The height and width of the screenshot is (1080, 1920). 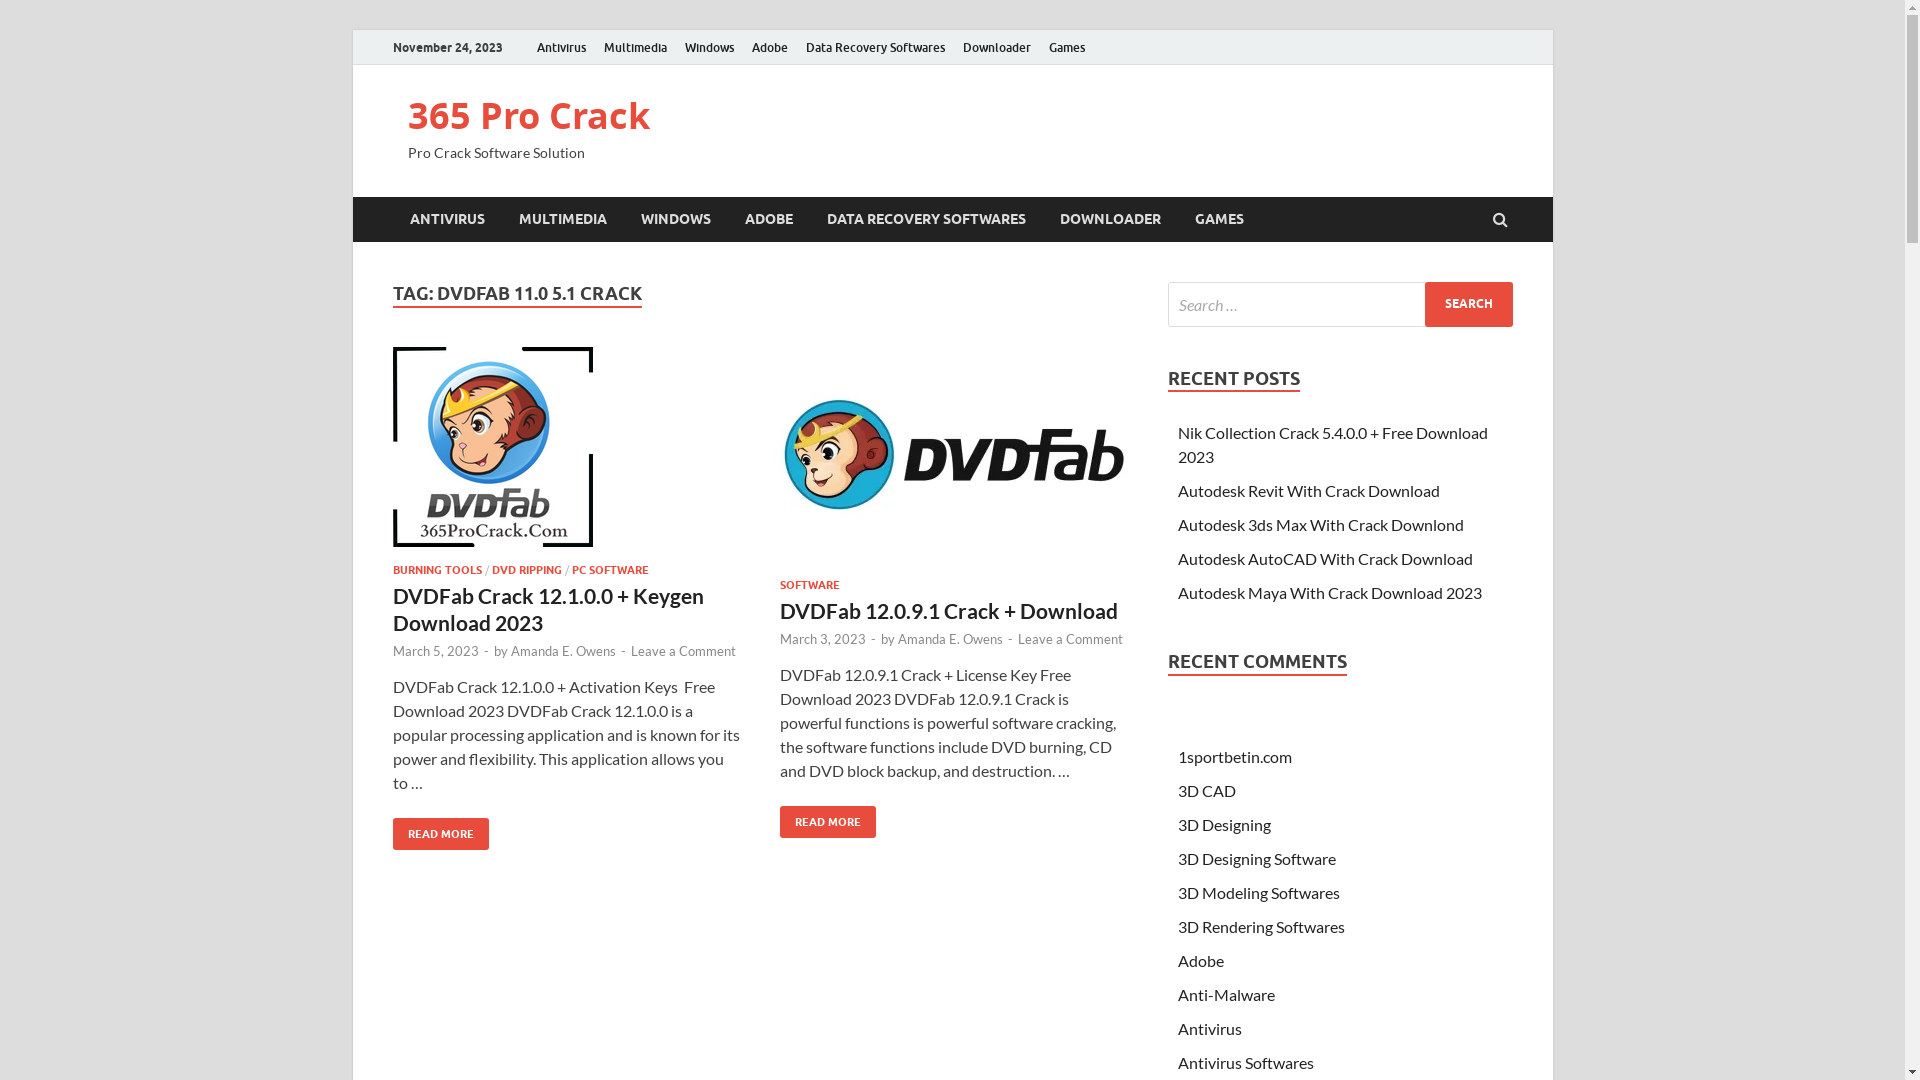 I want to click on 'Antivirus', so click(x=560, y=46).